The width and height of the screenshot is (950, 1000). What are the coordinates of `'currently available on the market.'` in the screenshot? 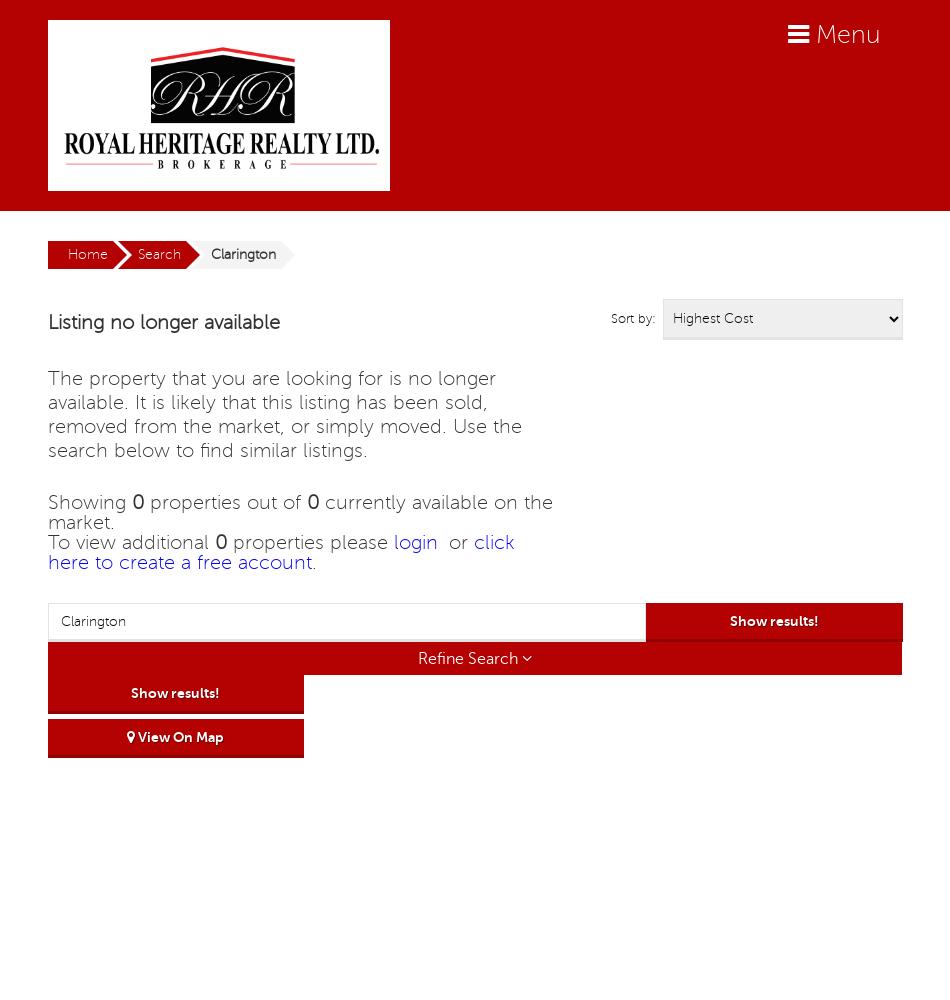 It's located at (298, 513).